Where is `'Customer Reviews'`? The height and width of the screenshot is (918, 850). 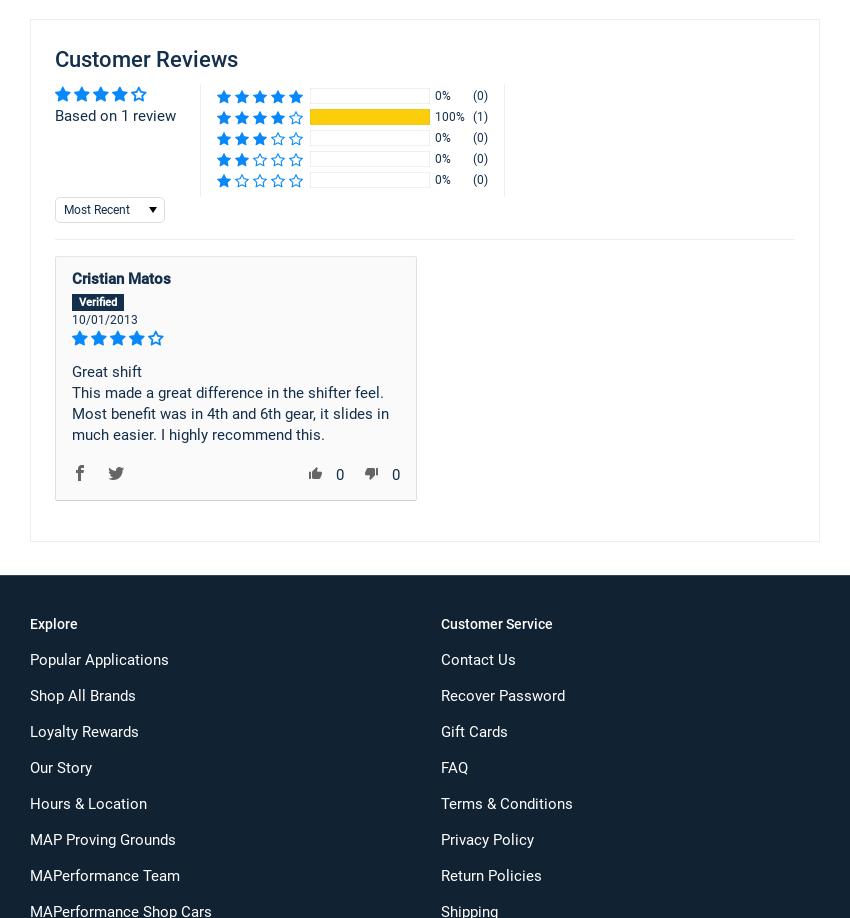
'Customer Reviews' is located at coordinates (146, 59).